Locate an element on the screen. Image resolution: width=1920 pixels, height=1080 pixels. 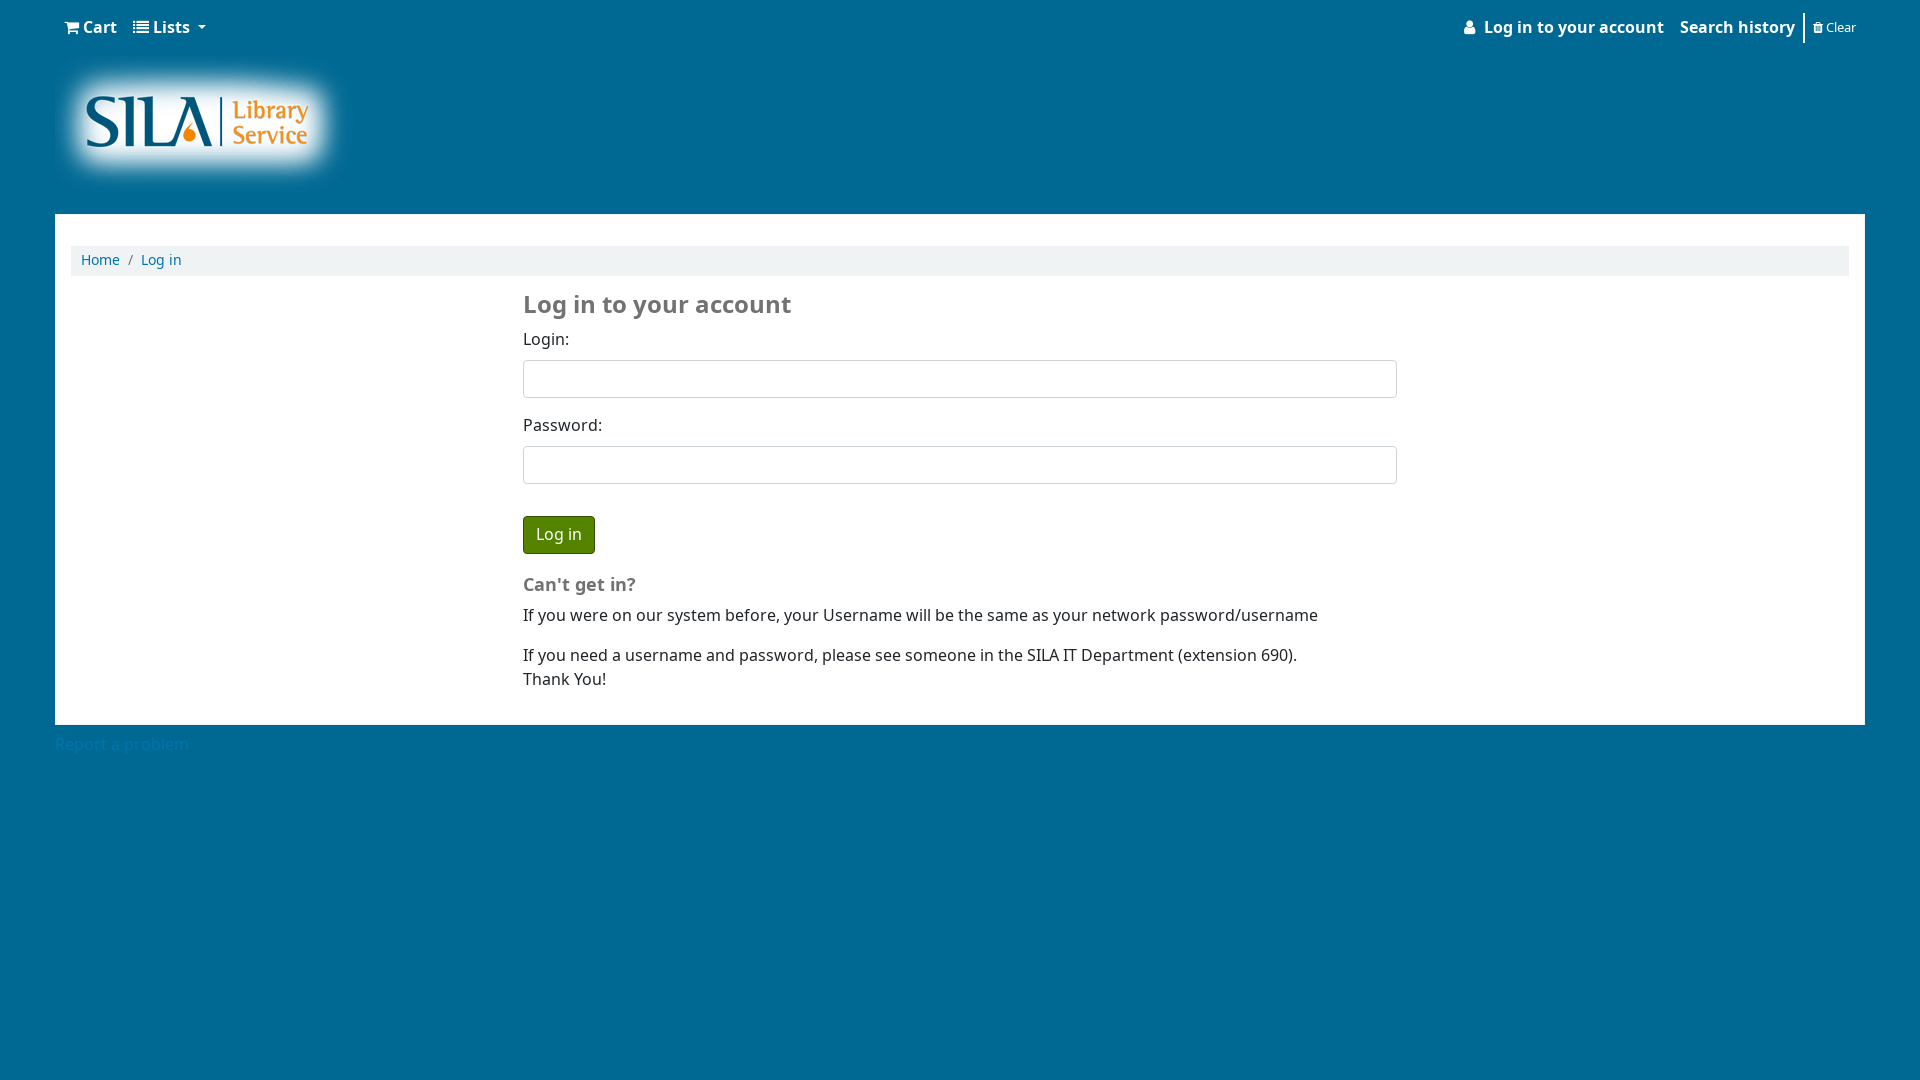
'Lists' is located at coordinates (169, 27).